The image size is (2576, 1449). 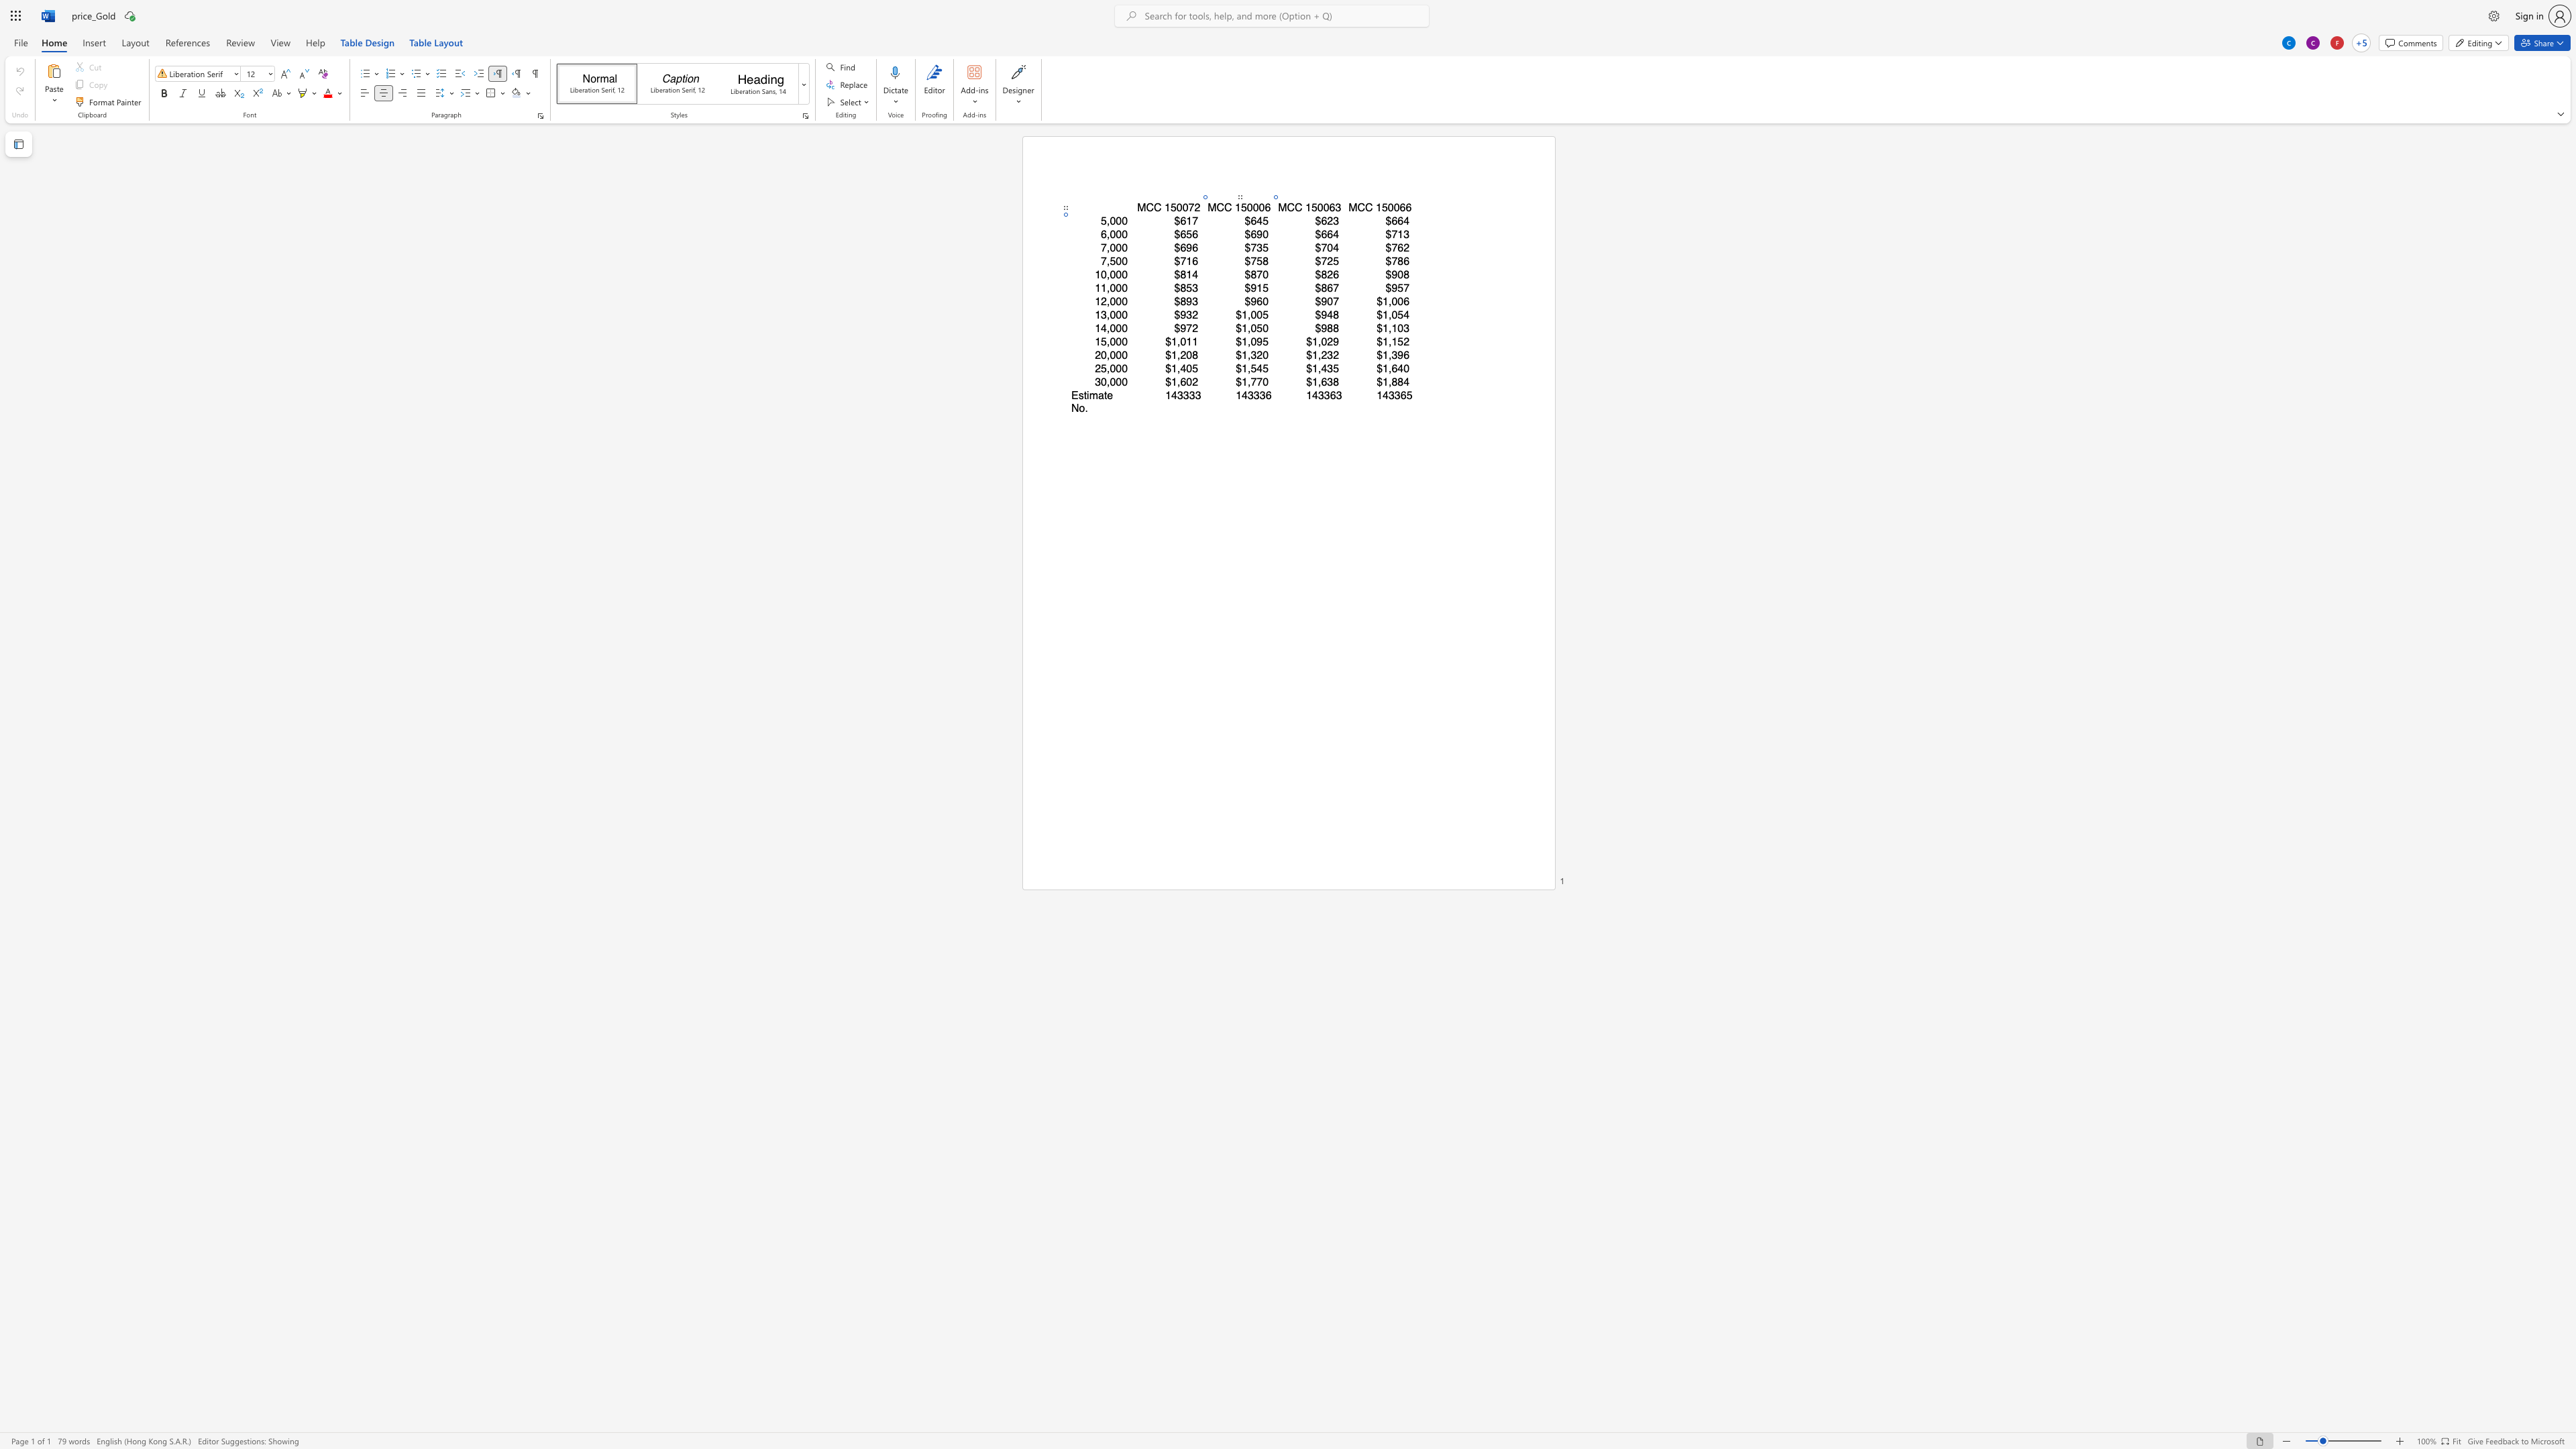 What do you see at coordinates (1088, 395) in the screenshot?
I see `the 1th character "i" in the text` at bounding box center [1088, 395].